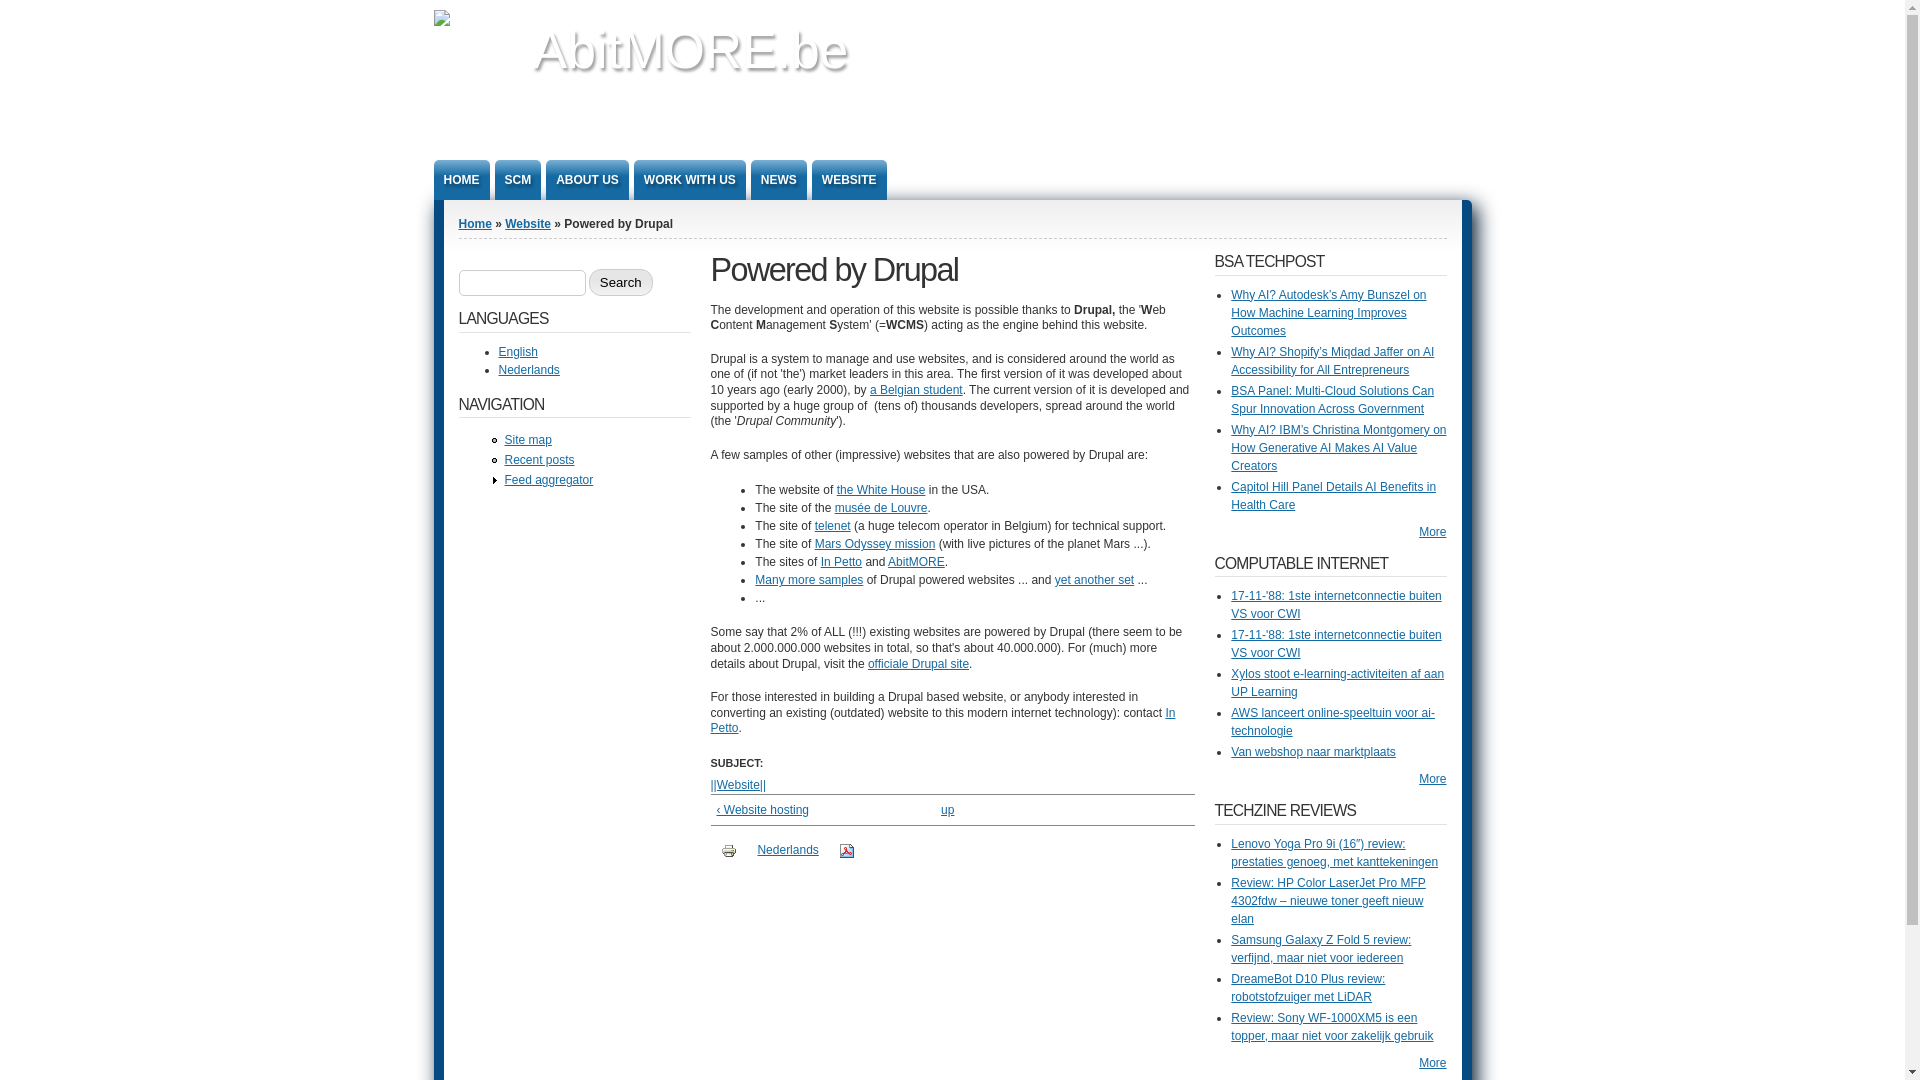  Describe the element at coordinates (846, 851) in the screenshot. I see `'PDF version'` at that location.